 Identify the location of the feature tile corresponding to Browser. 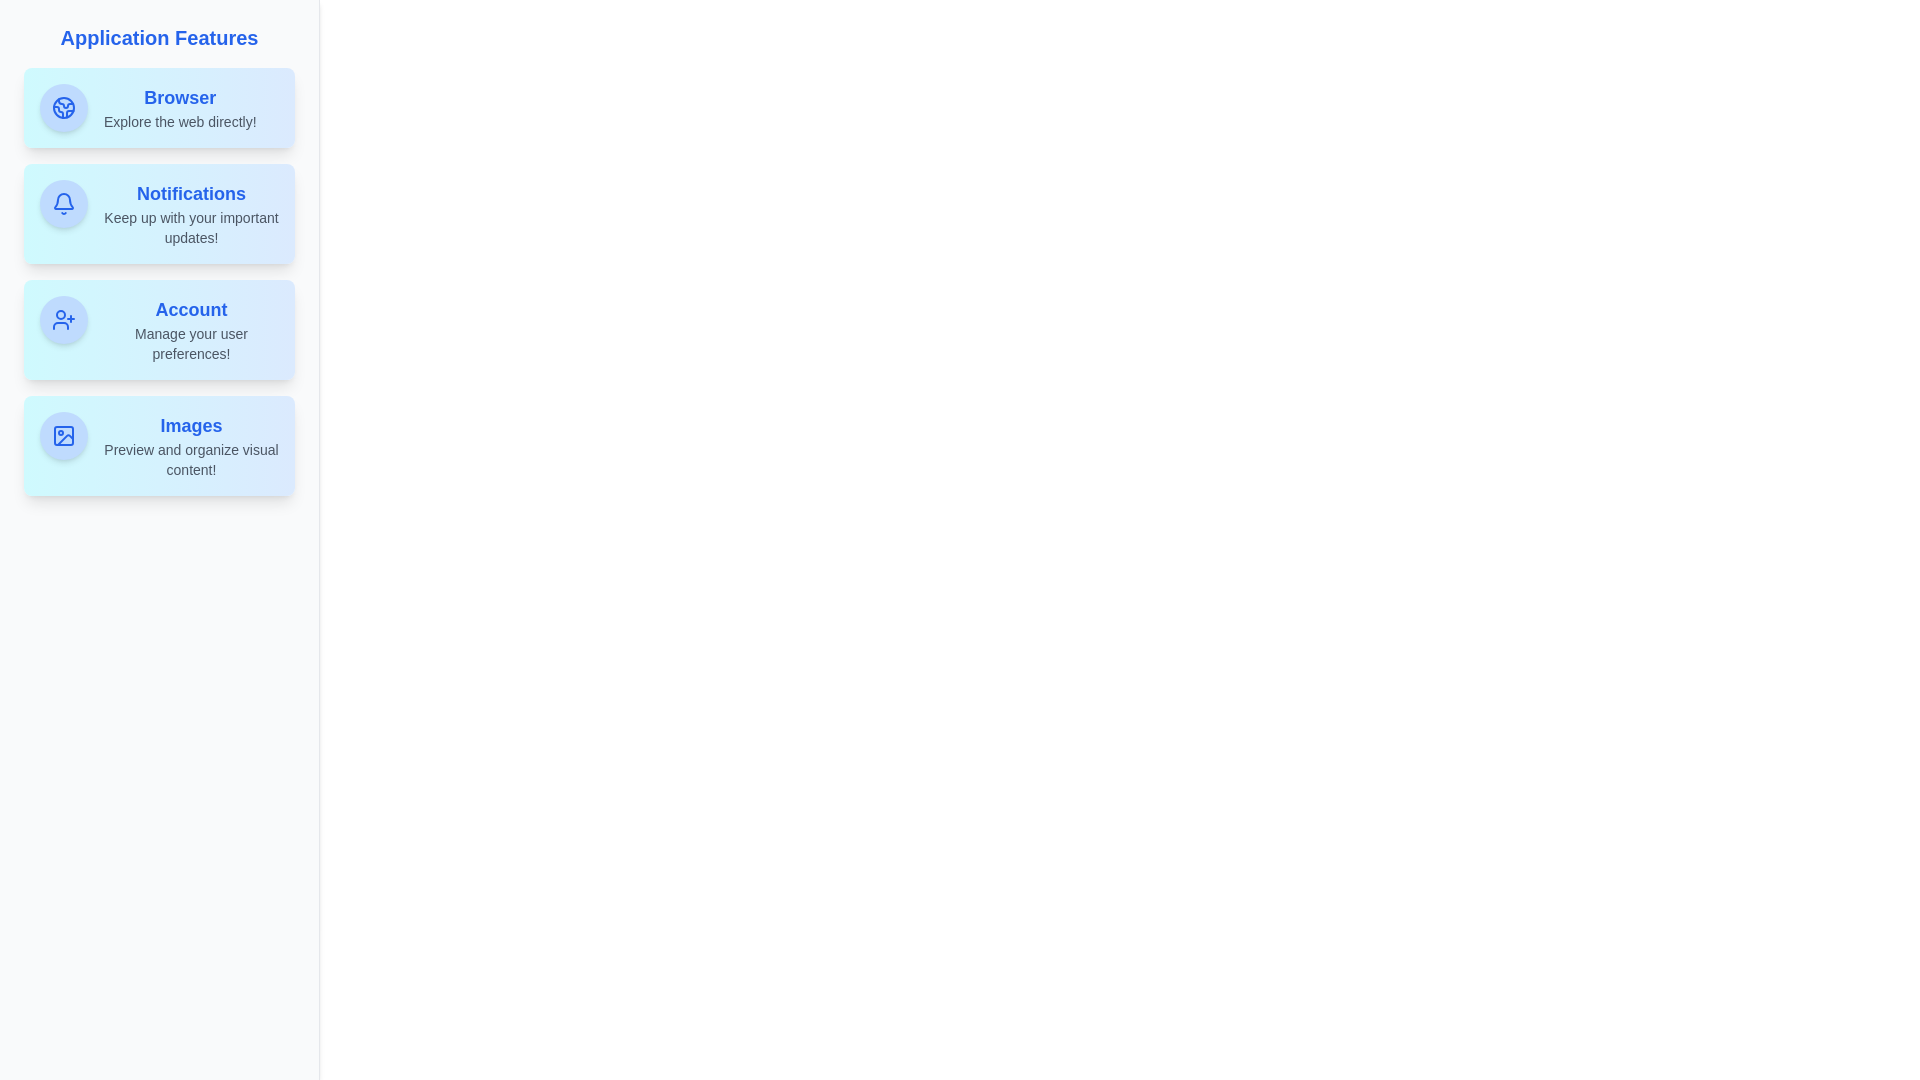
(158, 108).